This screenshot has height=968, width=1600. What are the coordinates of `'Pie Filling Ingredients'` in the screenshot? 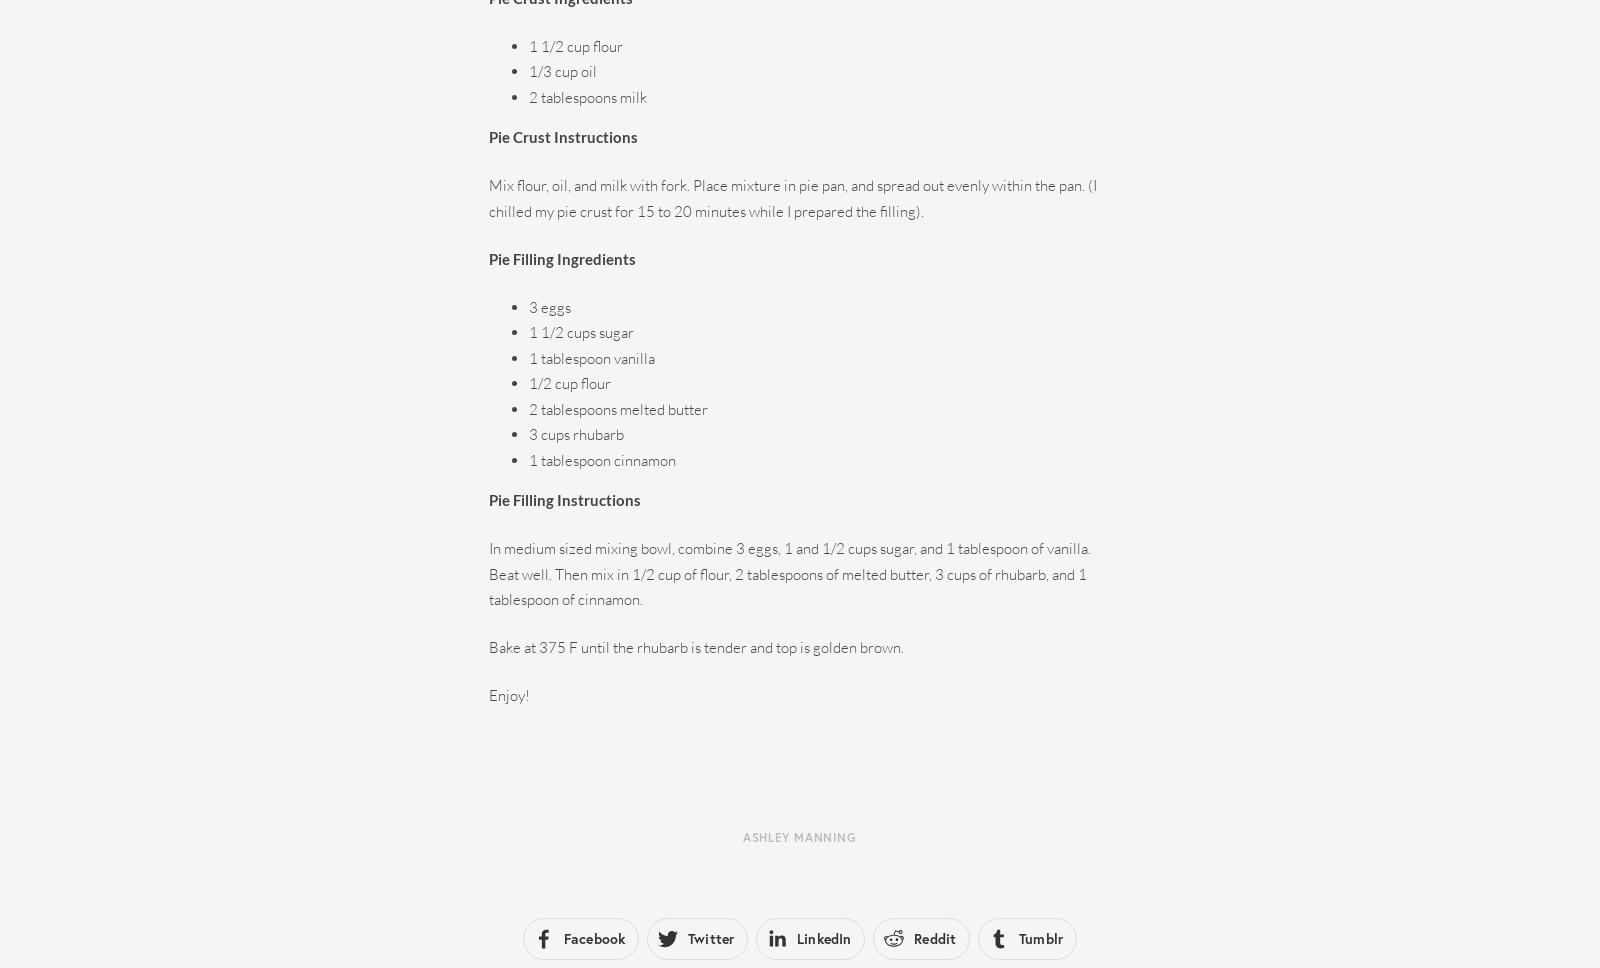 It's located at (487, 257).